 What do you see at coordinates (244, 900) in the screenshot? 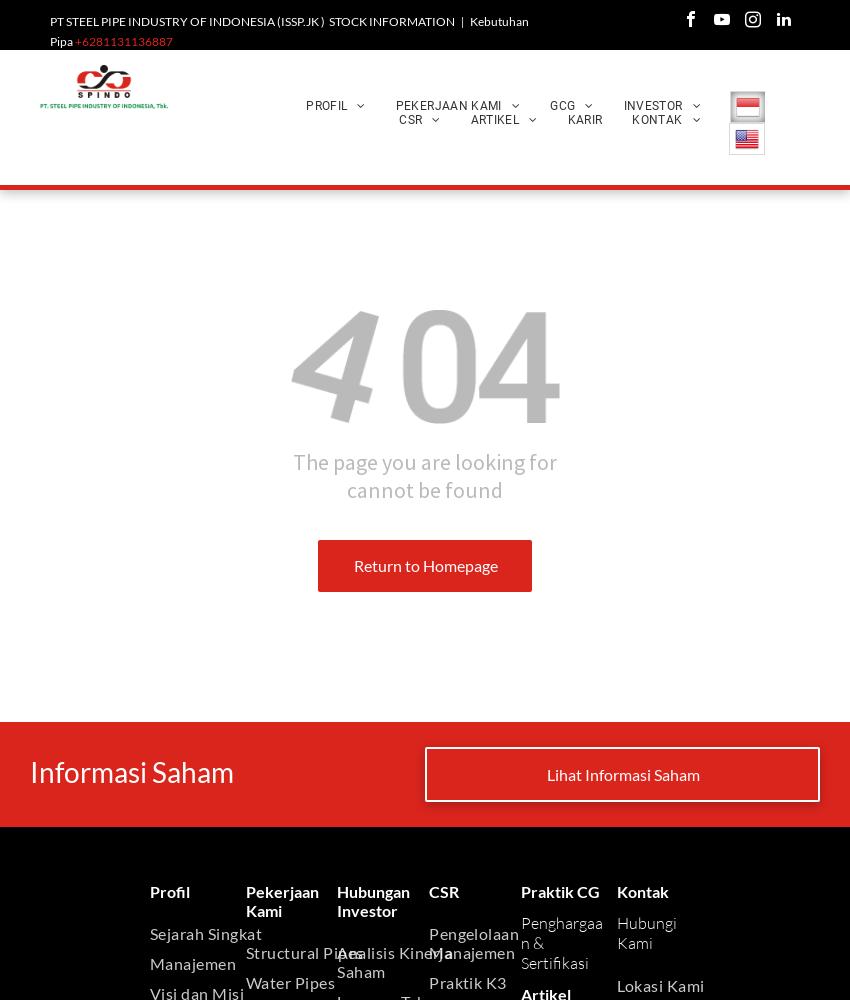
I see `'Pekerjaan Kami'` at bounding box center [244, 900].